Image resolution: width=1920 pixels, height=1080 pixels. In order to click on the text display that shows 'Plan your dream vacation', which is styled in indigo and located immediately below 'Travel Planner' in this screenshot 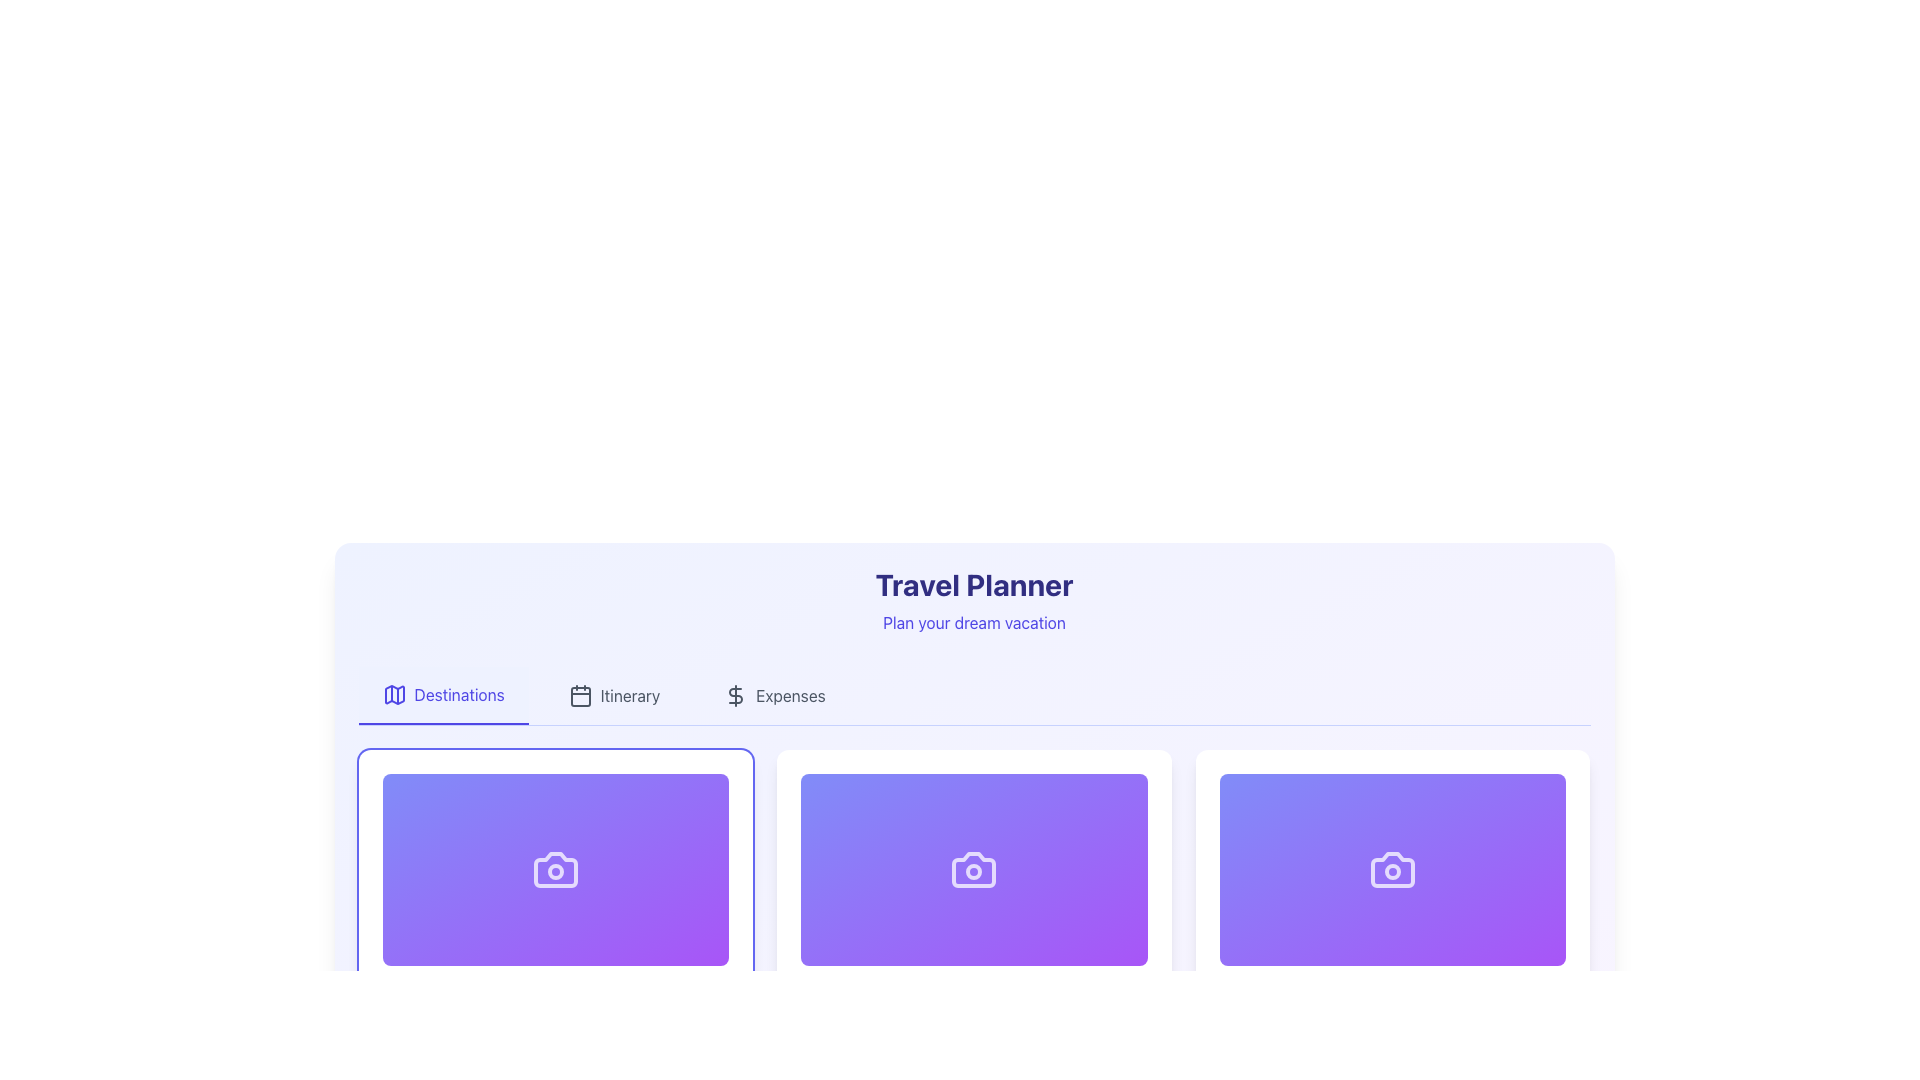, I will do `click(974, 622)`.